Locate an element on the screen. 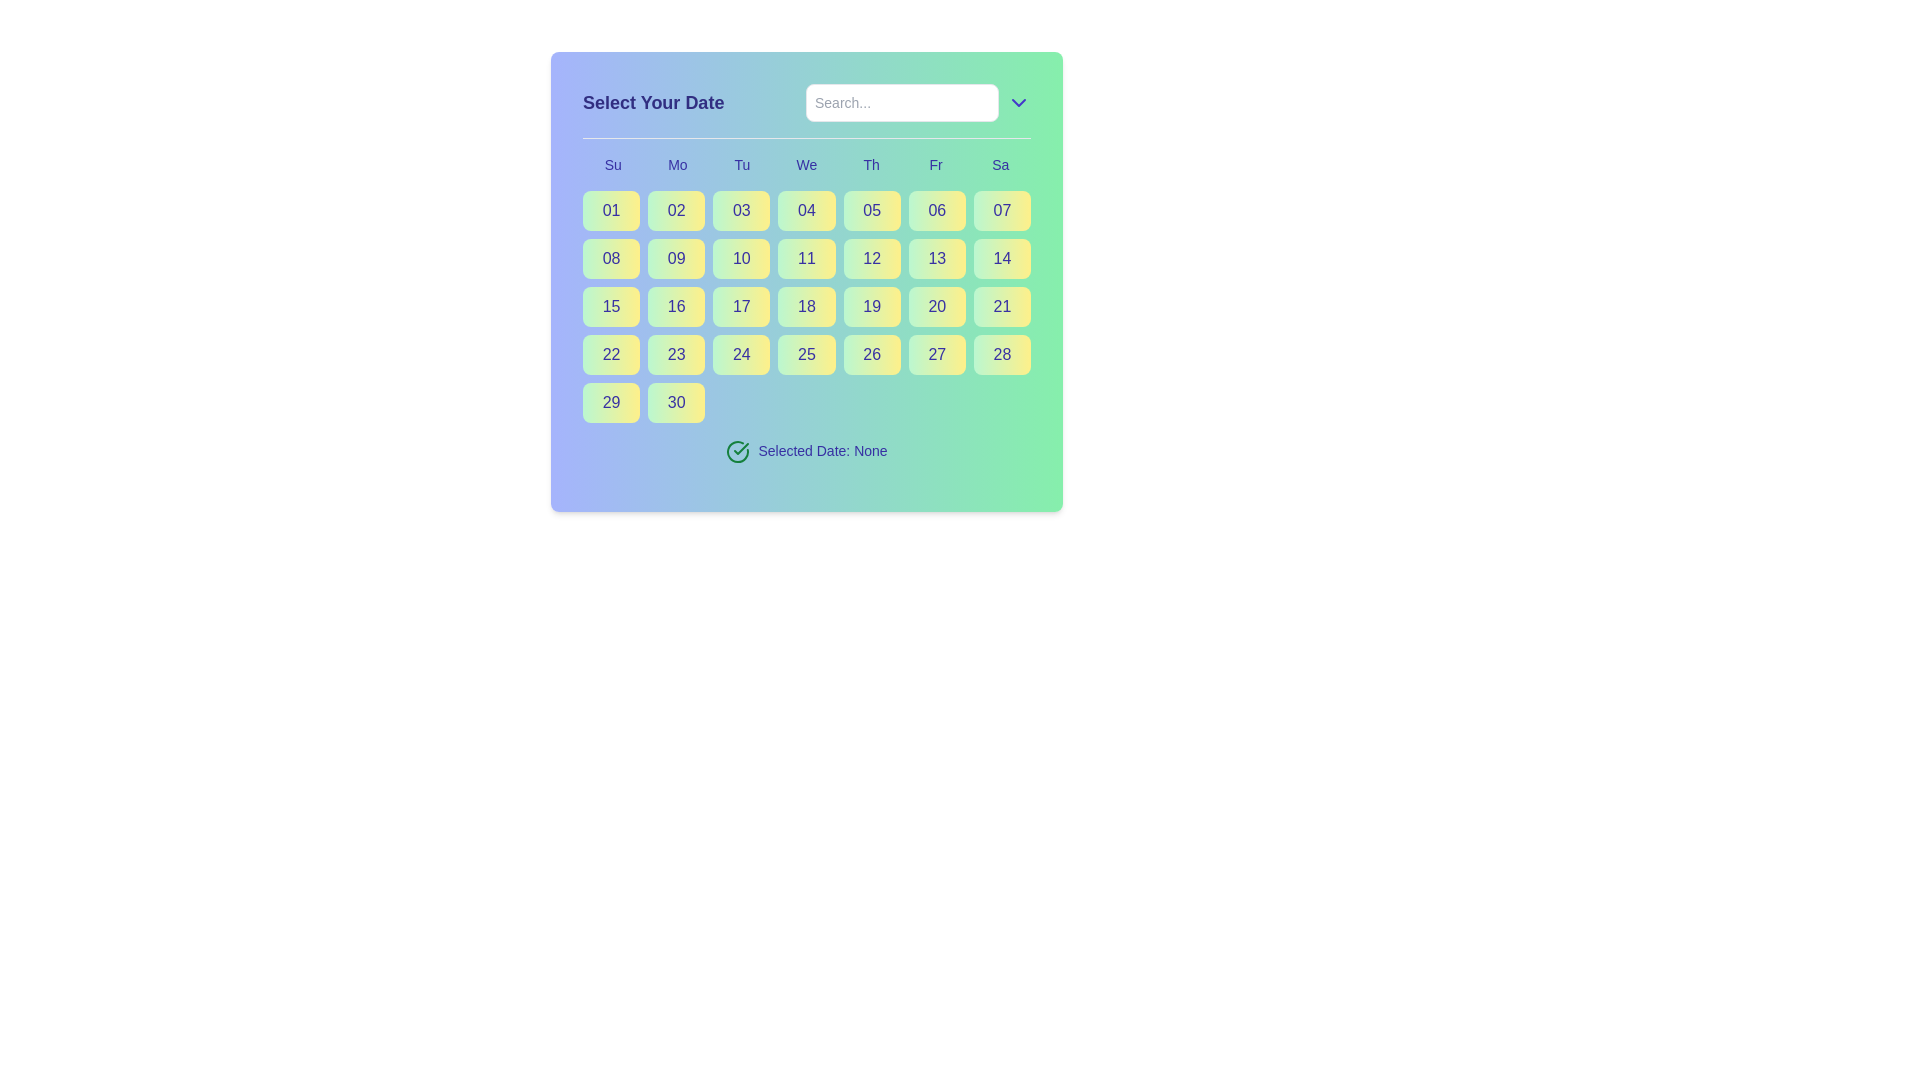  the button representing the 5th day of the month, located in a grid layout under the heading 'Th' is located at coordinates (872, 211).